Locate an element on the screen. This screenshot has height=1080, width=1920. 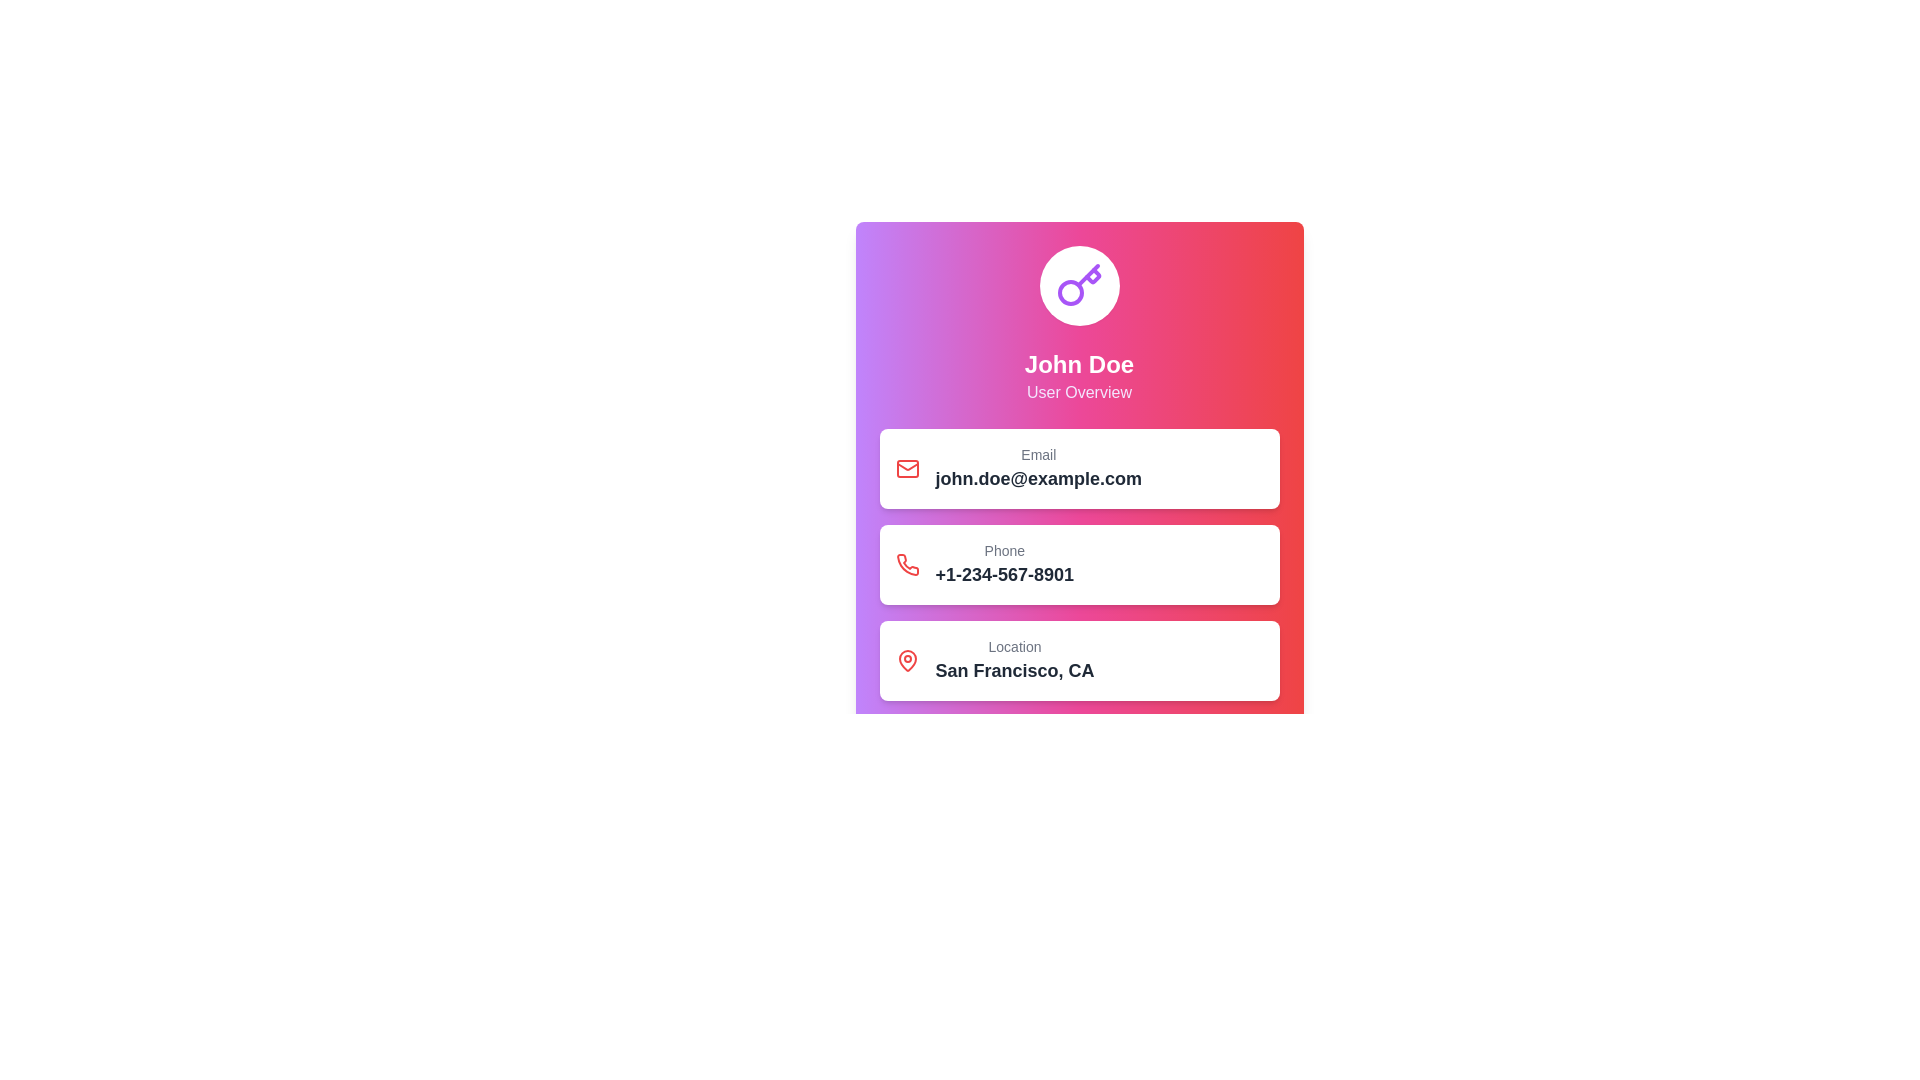
the text label that indicates the purpose of the adjacent phone number, located at the top part of the rectangular card containing contact details is located at coordinates (1004, 551).